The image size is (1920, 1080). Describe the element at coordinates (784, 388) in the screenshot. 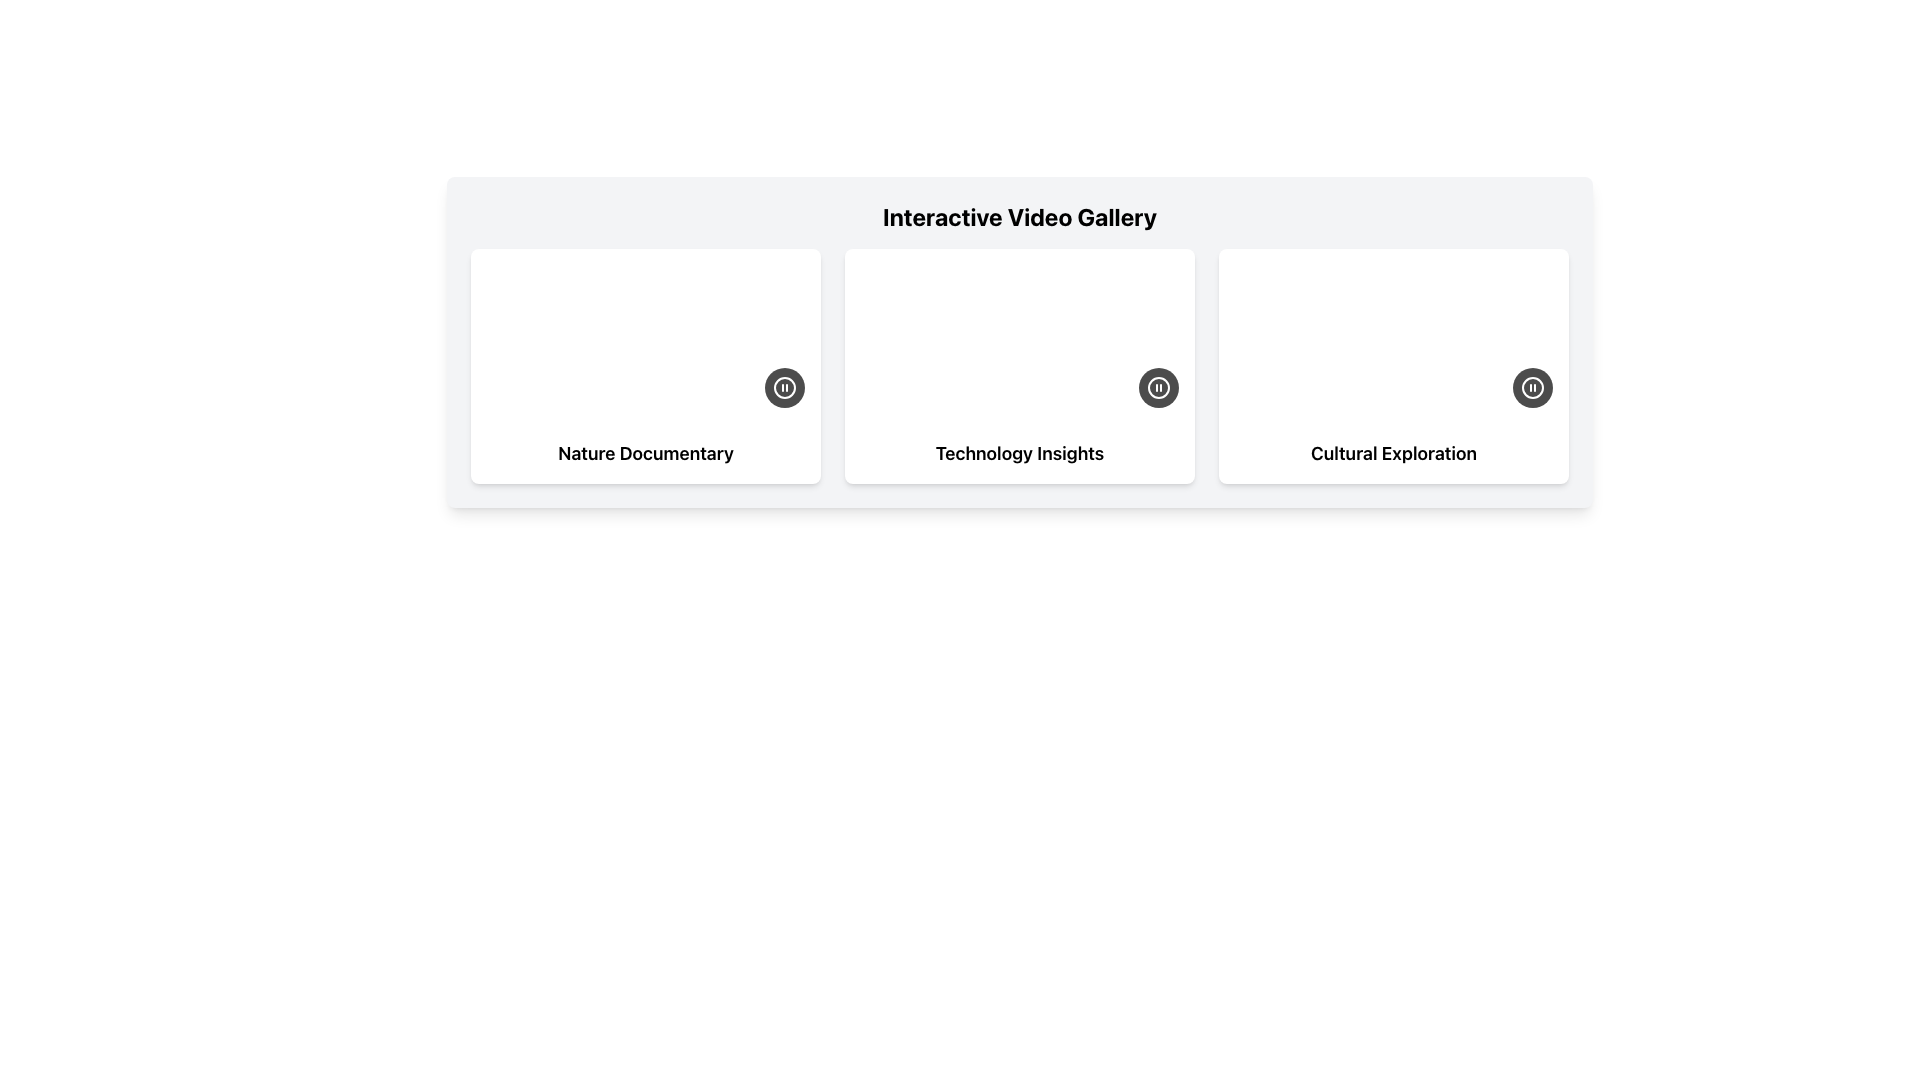

I see `the circular icon button featuring a pause symbol, located at the bottom-right corner of the leftmost card labeled 'Nature Documentary'` at that location.